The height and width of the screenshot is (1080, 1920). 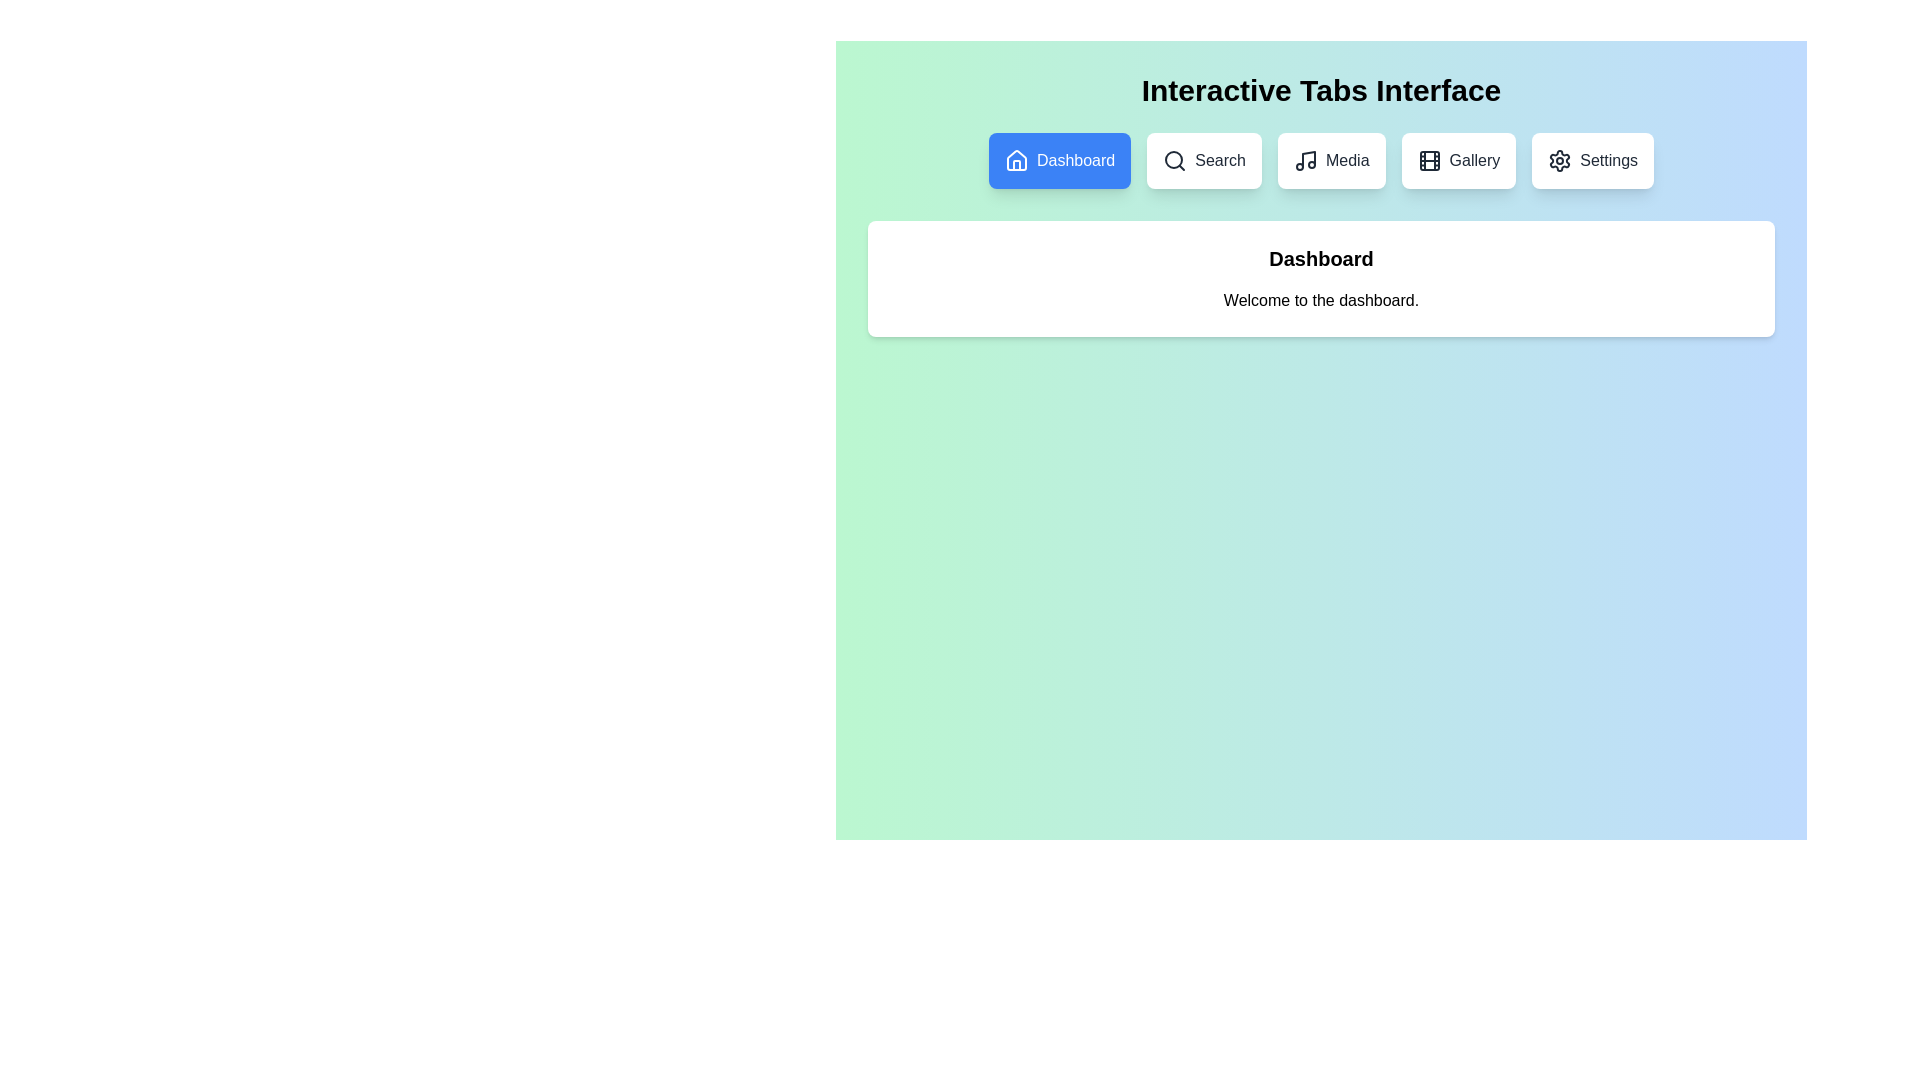 What do you see at coordinates (1059, 160) in the screenshot?
I see `the blue rectangular button labeled 'Dashboard' with a house icon` at bounding box center [1059, 160].